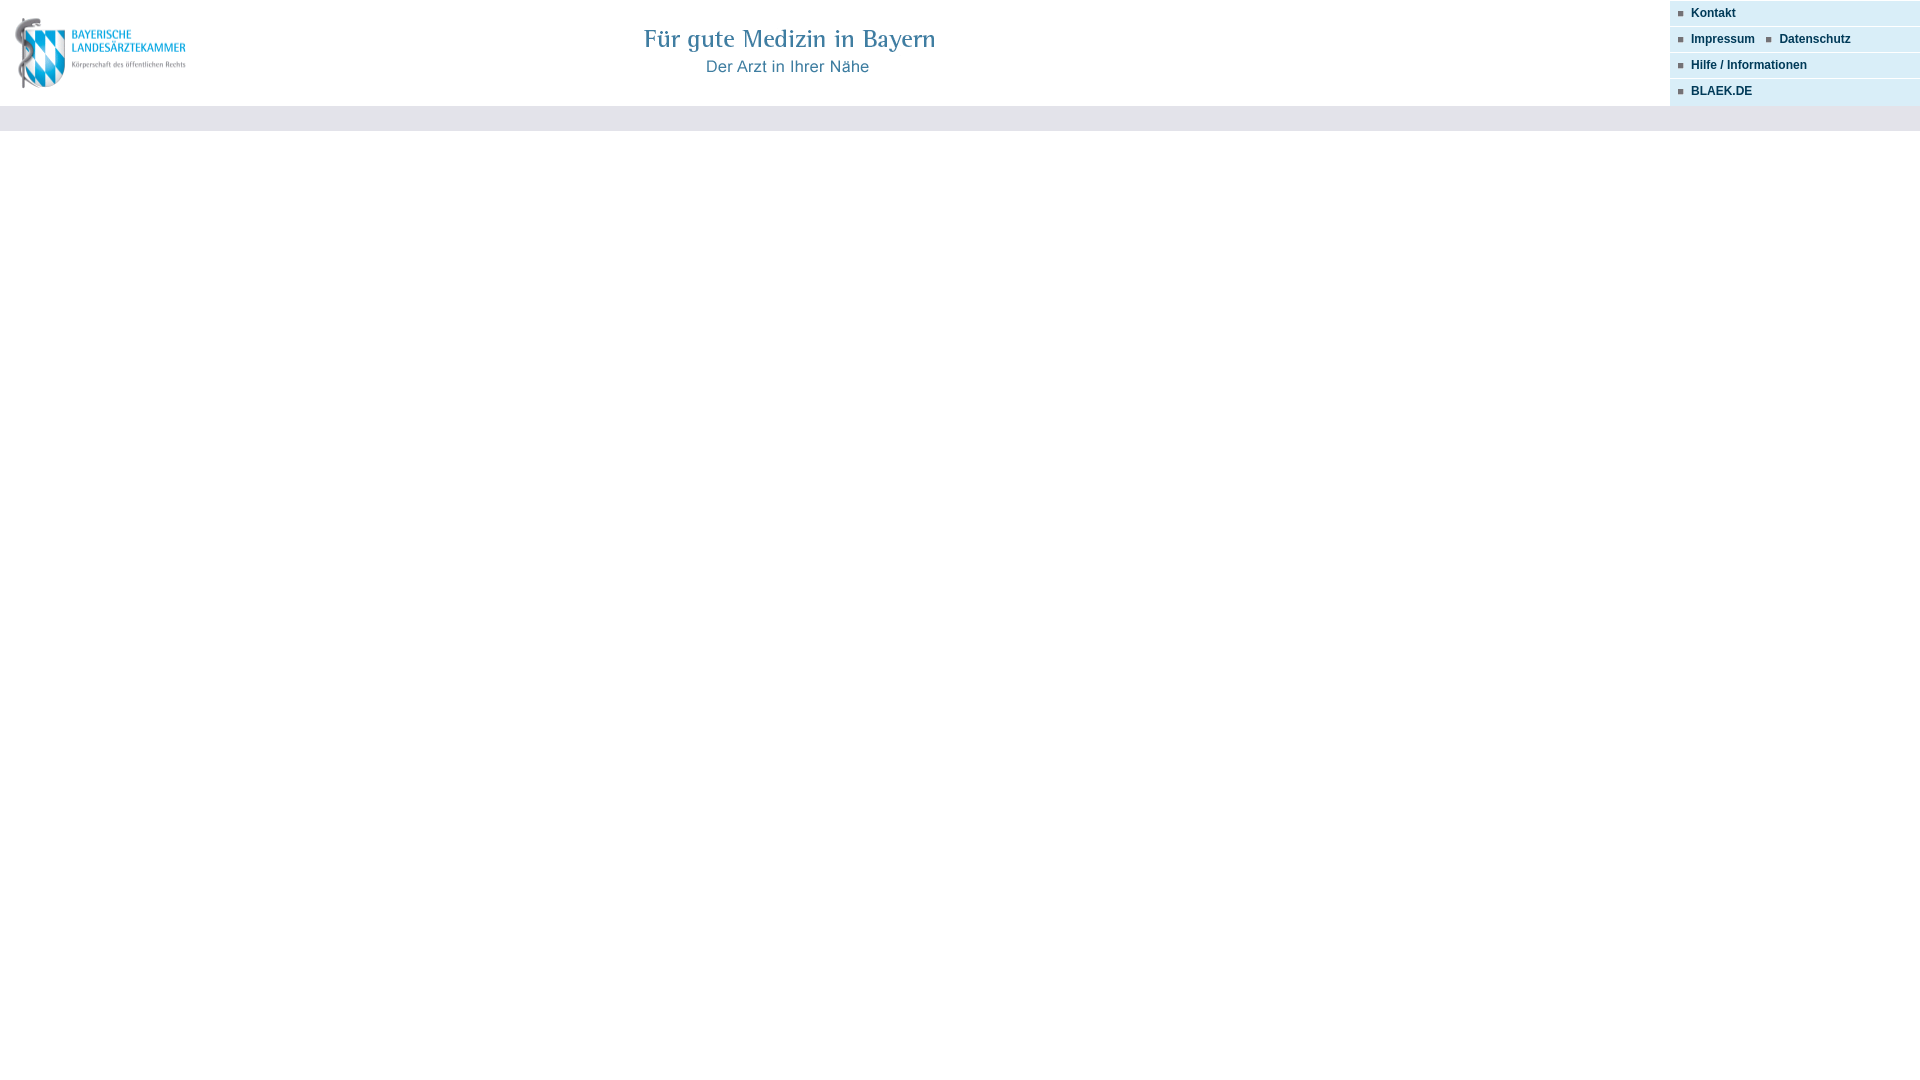 This screenshot has height=1080, width=1920. I want to click on 'Kontakt', so click(1702, 12).